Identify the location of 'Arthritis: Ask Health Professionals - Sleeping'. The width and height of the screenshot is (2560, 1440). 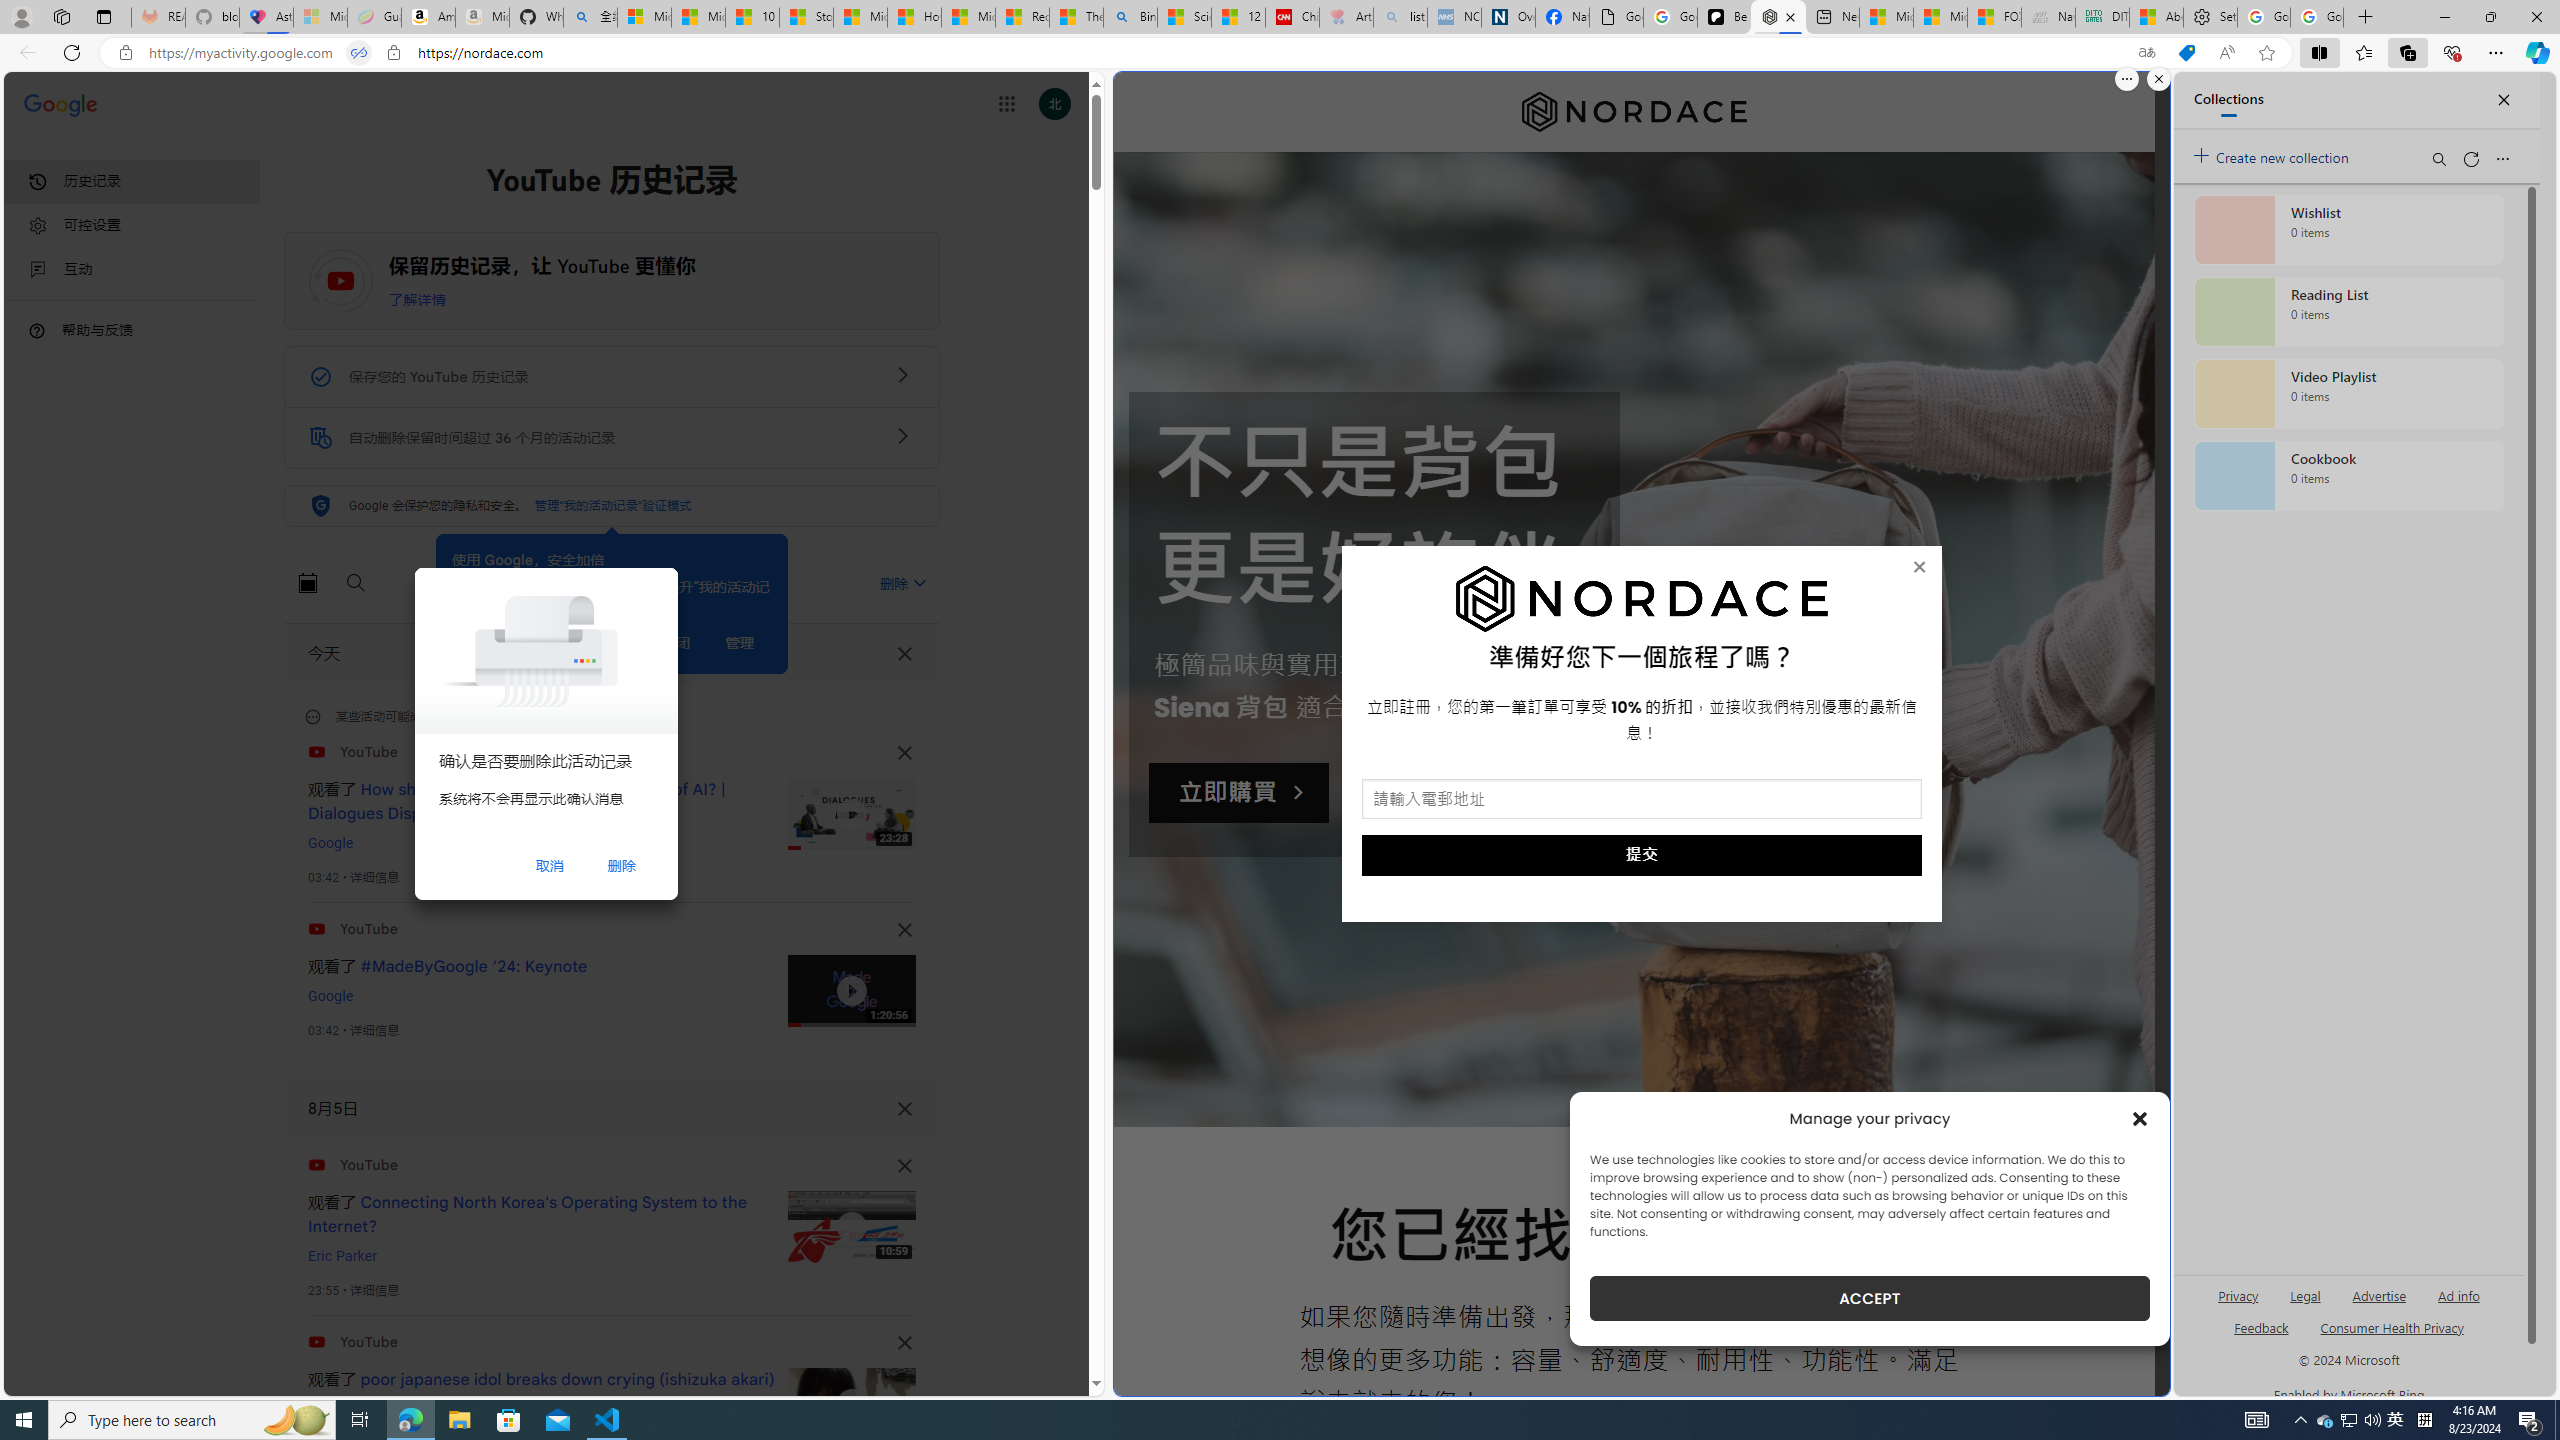
(1345, 16).